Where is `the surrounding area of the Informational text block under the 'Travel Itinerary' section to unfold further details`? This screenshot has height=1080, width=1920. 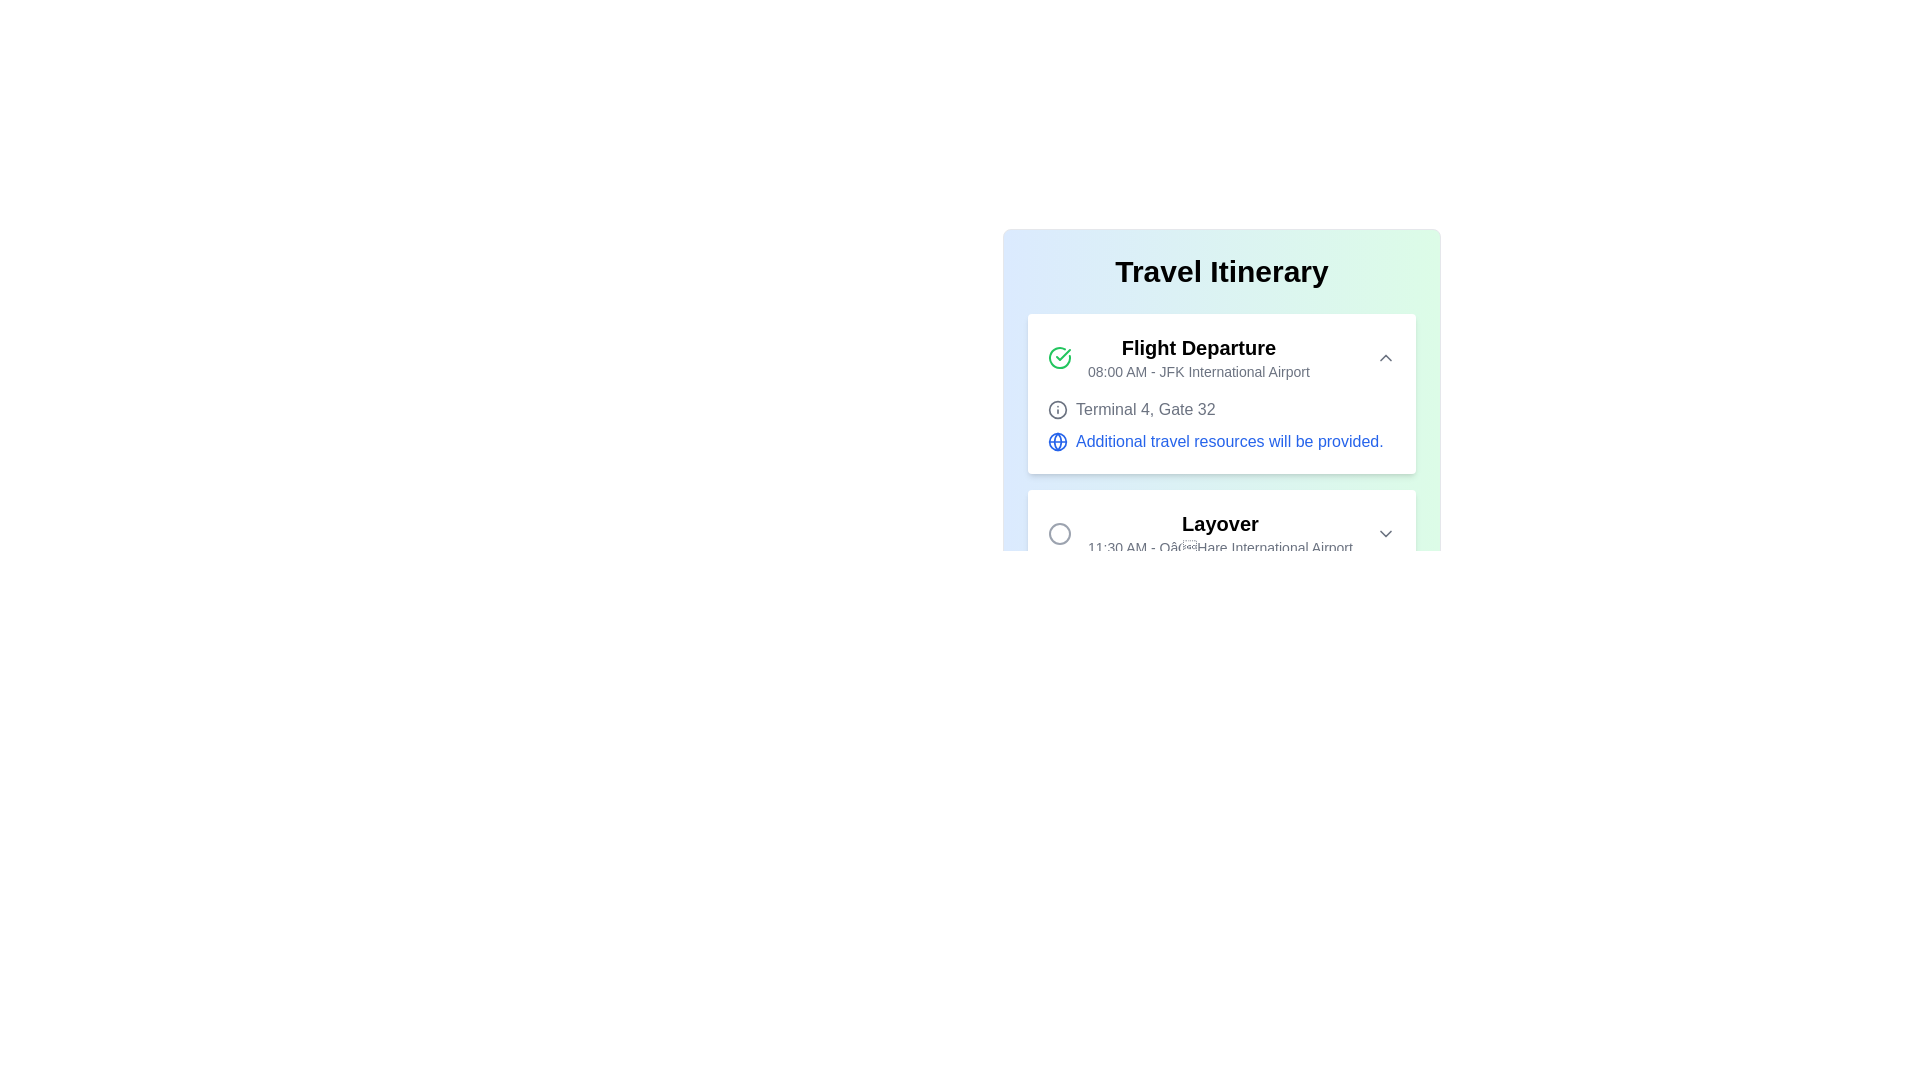 the surrounding area of the Informational text block under the 'Travel Itinerary' section to unfold further details is located at coordinates (1200, 532).